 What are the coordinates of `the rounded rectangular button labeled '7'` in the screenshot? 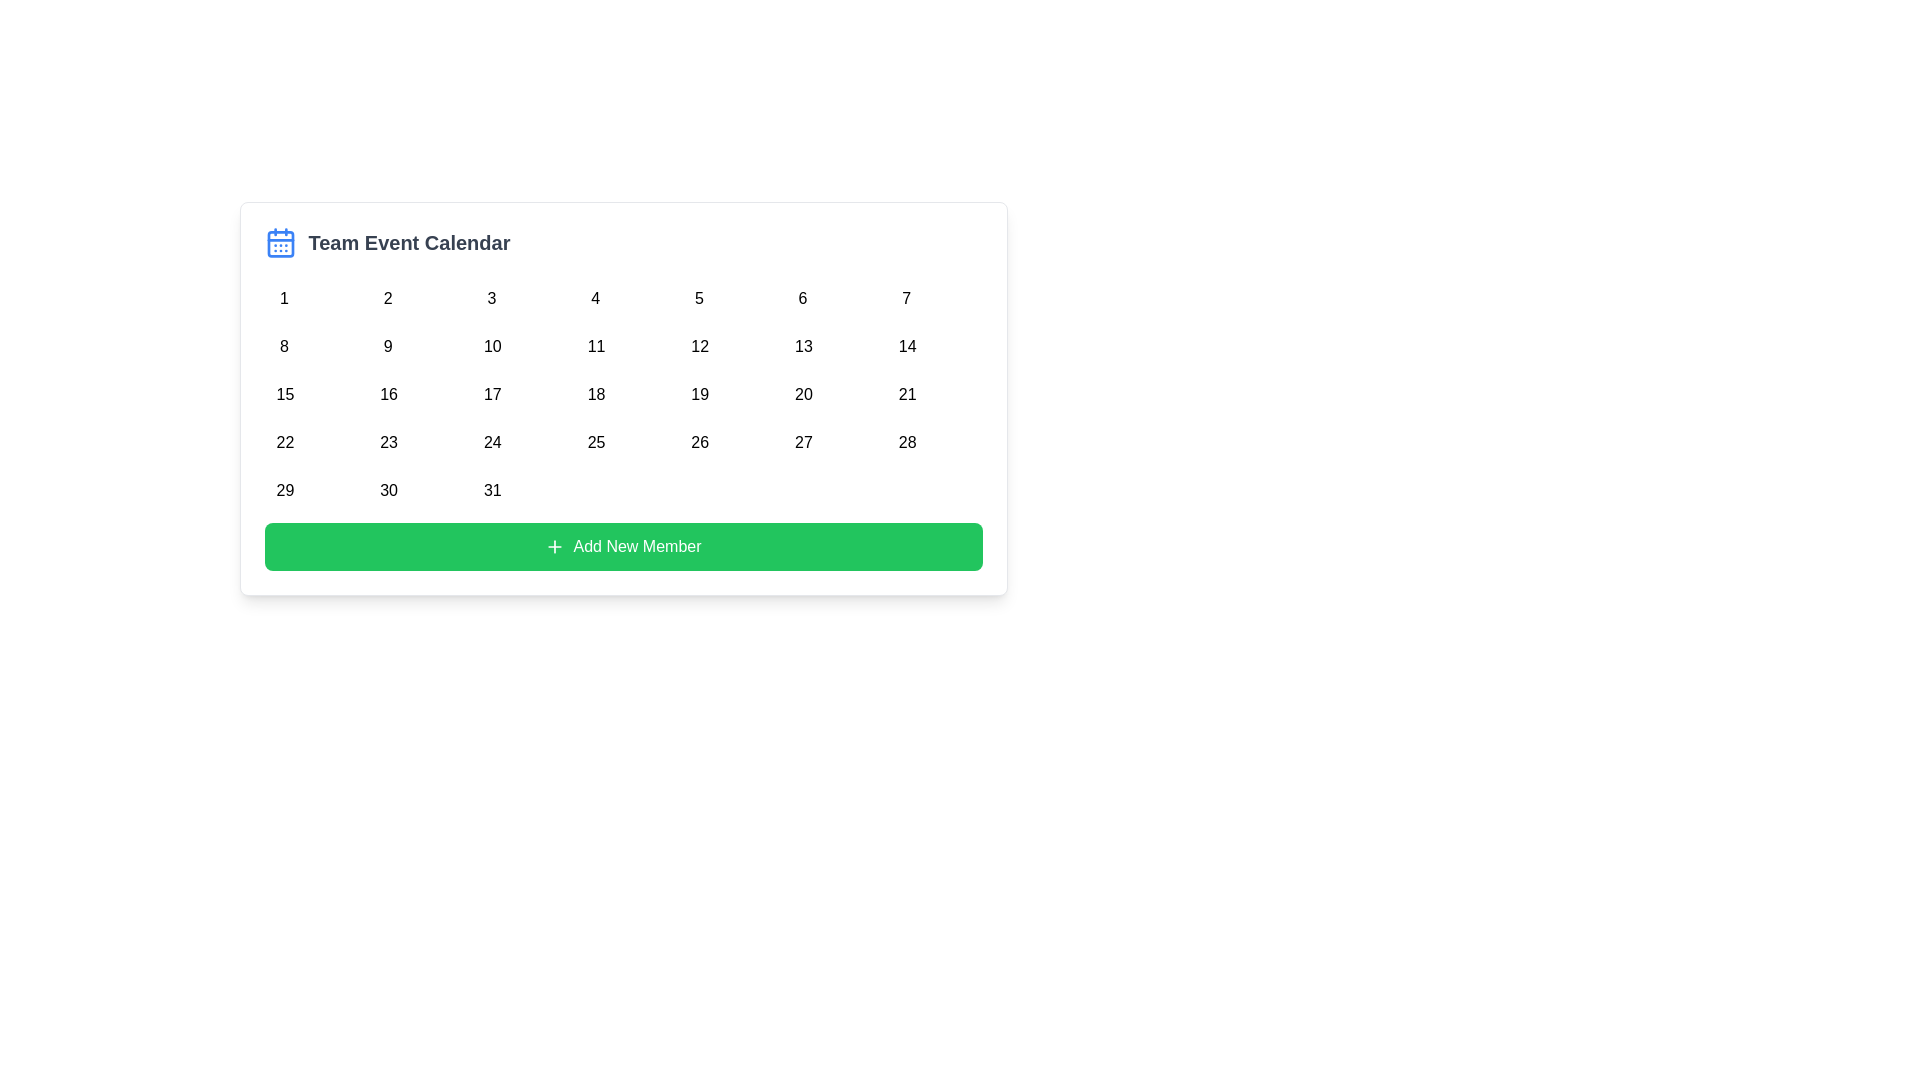 It's located at (905, 294).